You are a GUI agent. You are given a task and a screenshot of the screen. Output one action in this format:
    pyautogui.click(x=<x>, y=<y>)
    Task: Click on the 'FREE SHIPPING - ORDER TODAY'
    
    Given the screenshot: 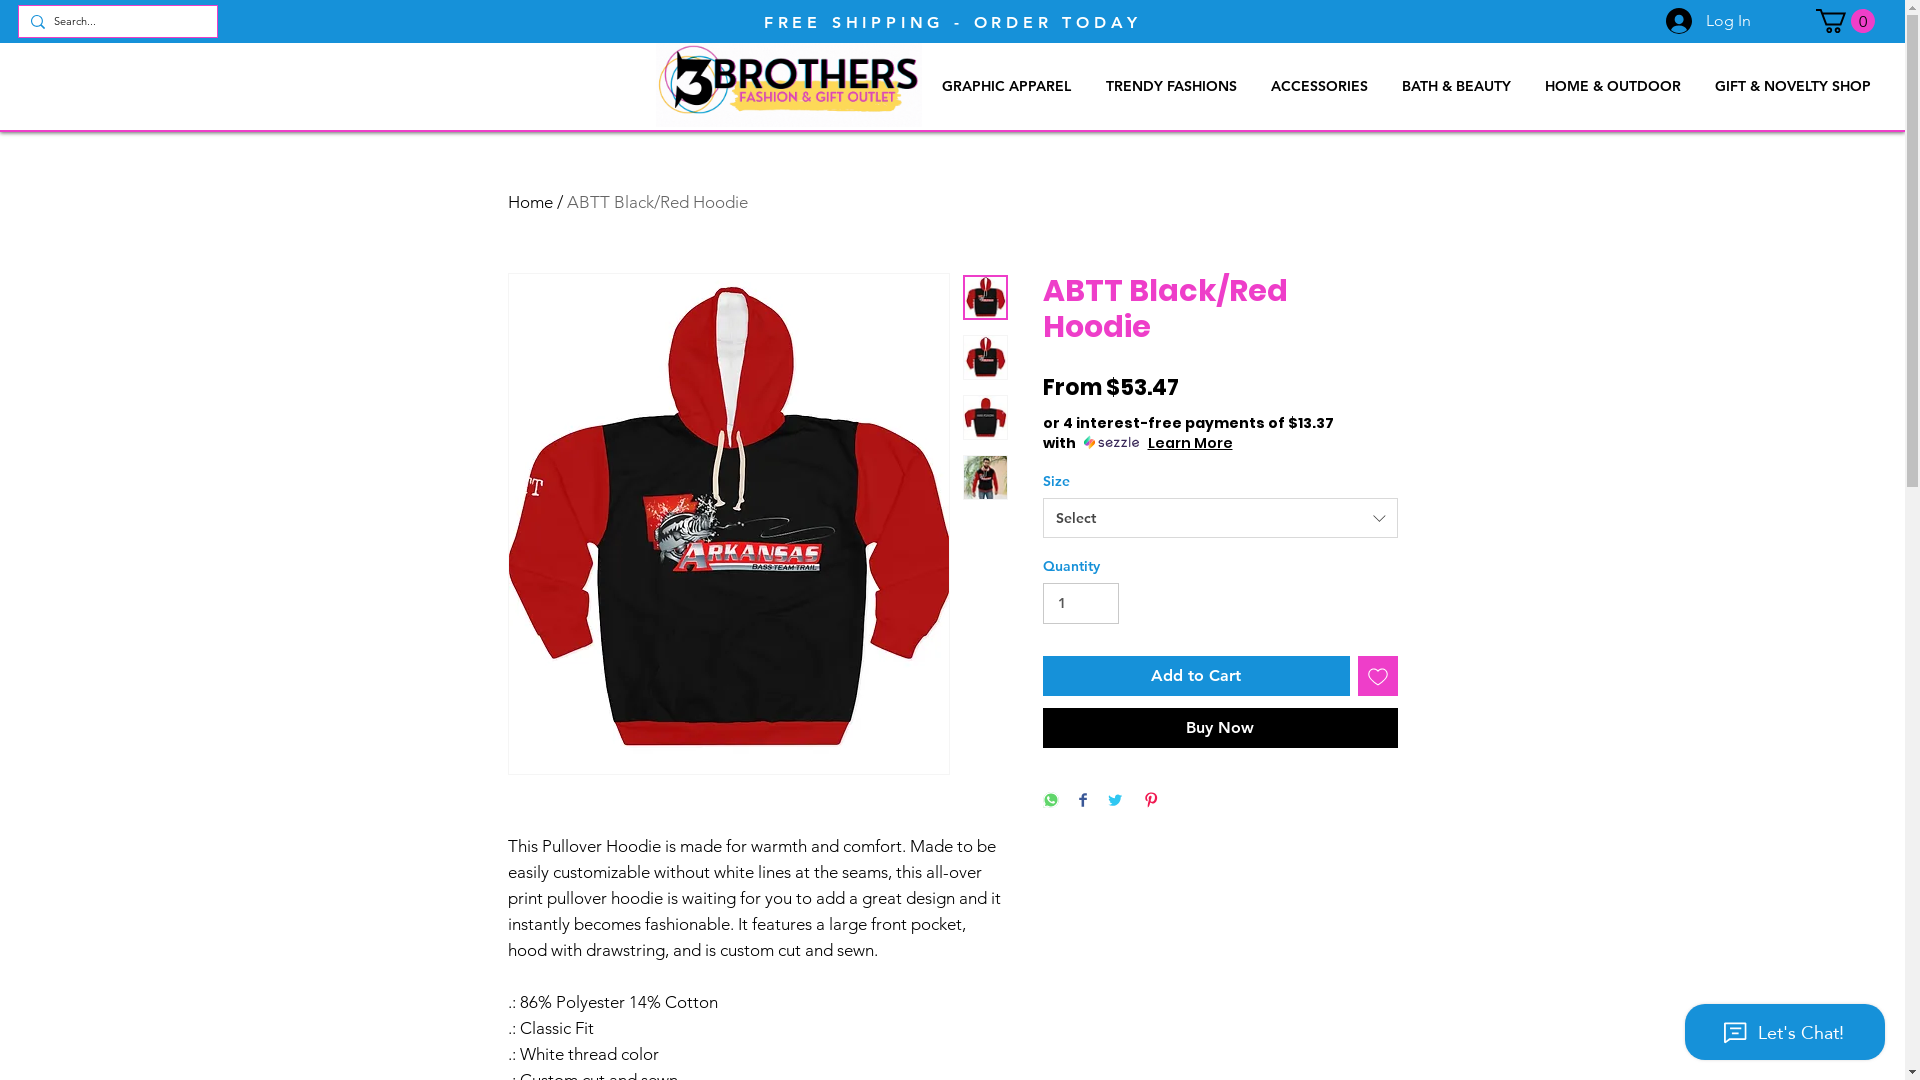 What is the action you would take?
    pyautogui.click(x=952, y=22)
    